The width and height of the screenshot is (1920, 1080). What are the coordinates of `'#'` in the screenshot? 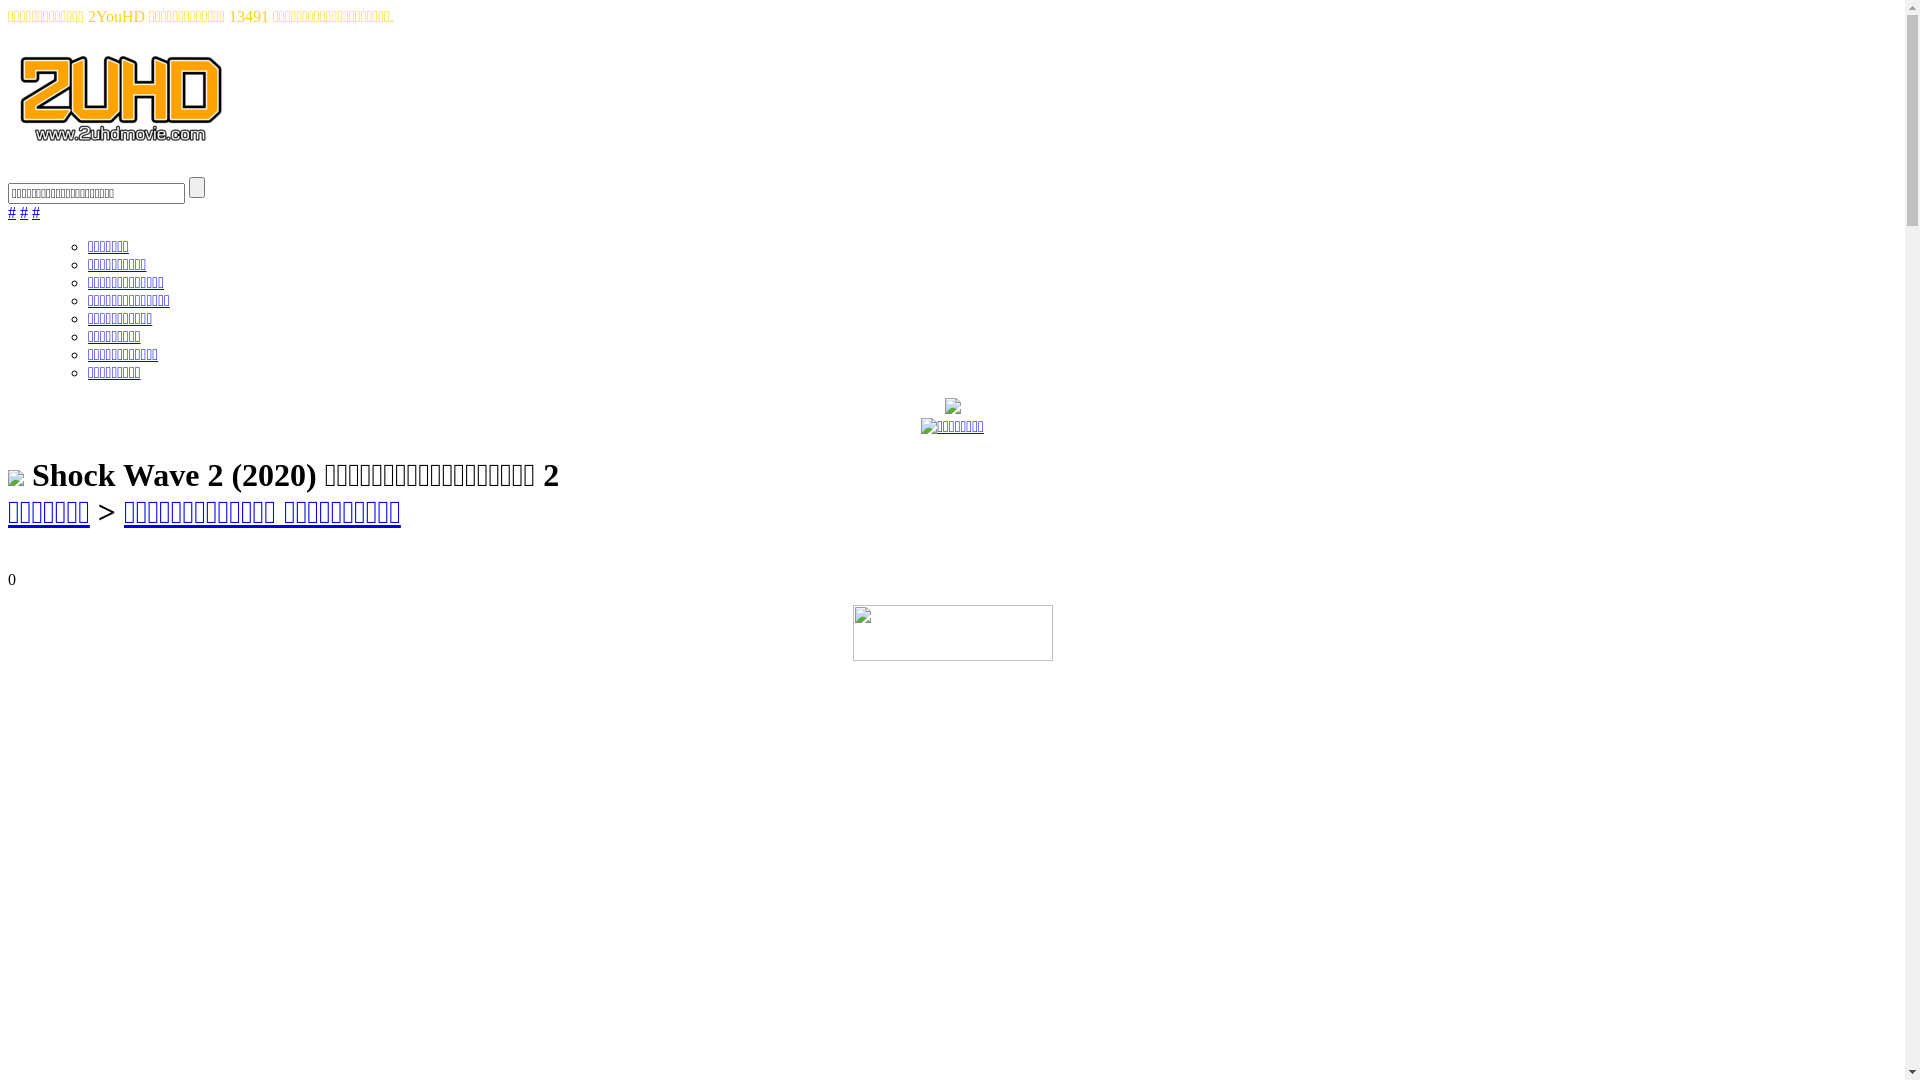 It's located at (24, 212).